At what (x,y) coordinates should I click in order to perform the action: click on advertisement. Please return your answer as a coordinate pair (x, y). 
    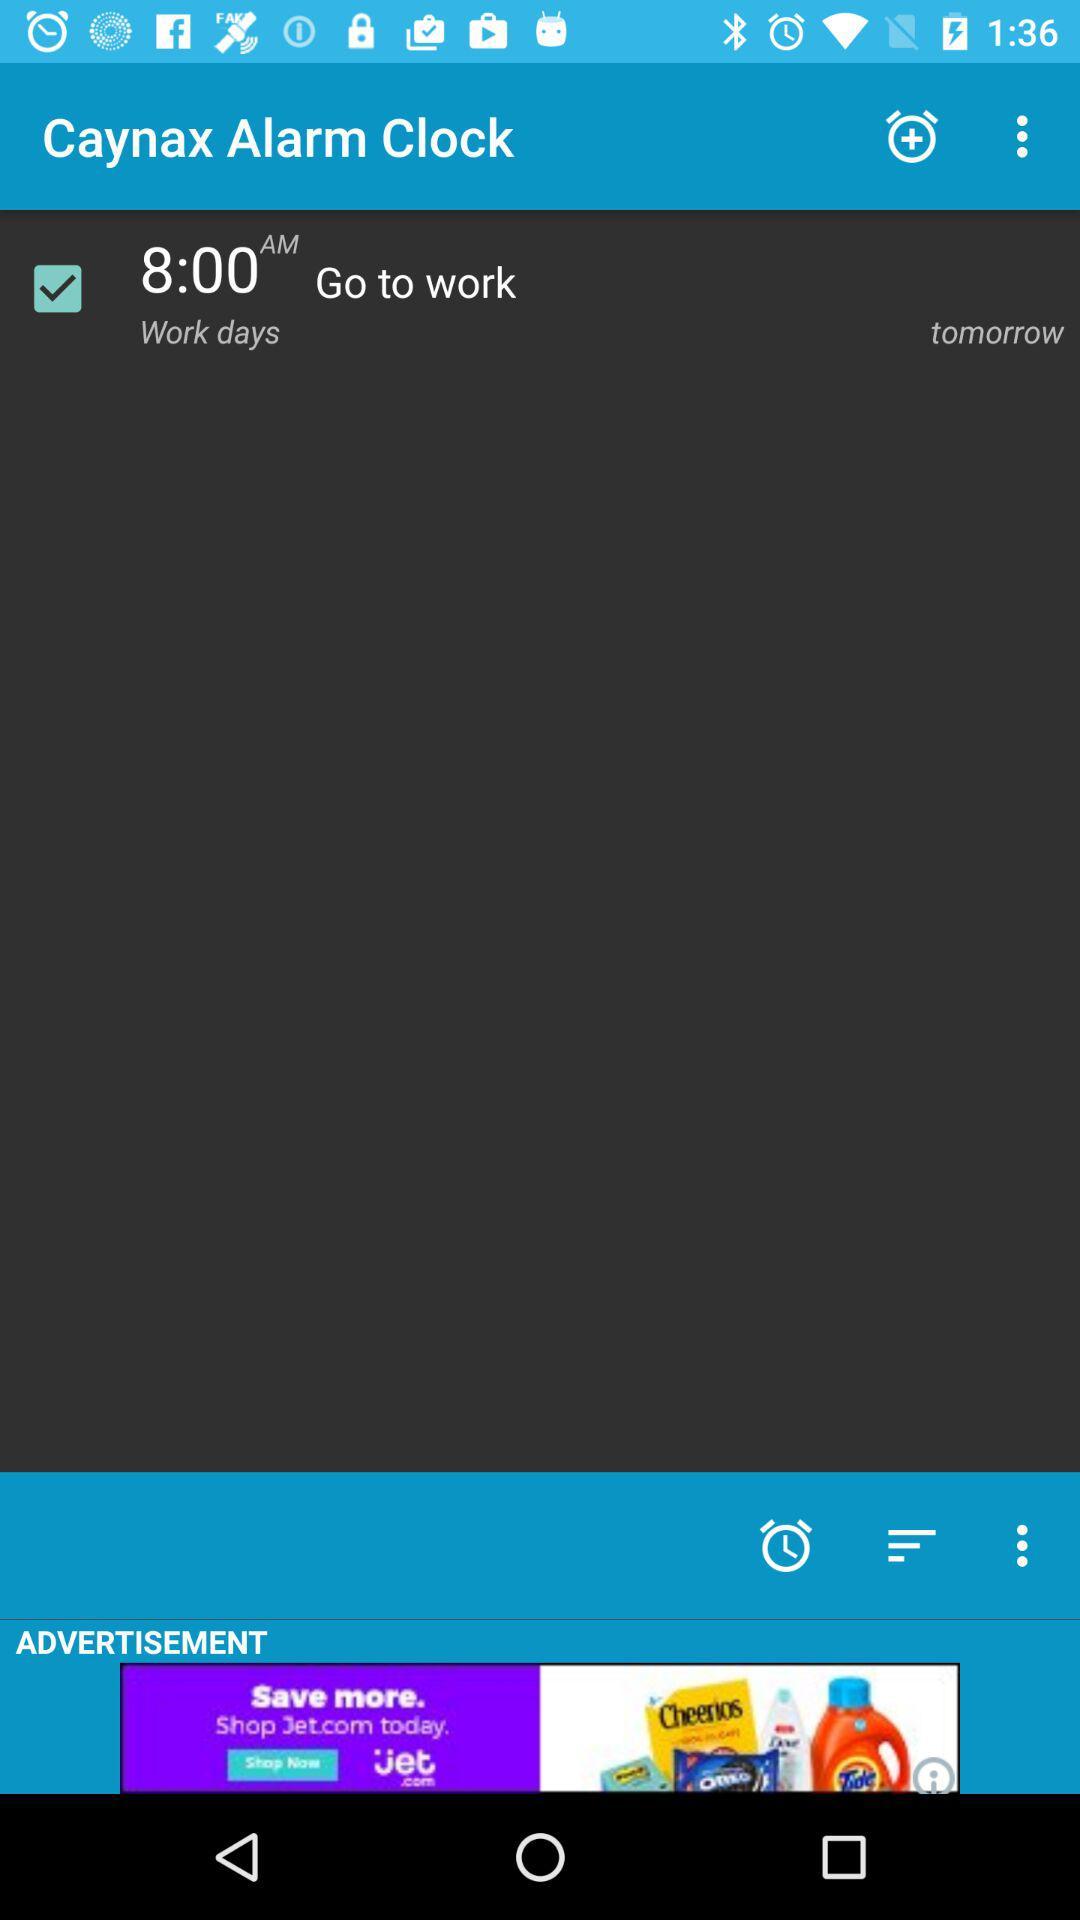
    Looking at the image, I should click on (540, 1727).